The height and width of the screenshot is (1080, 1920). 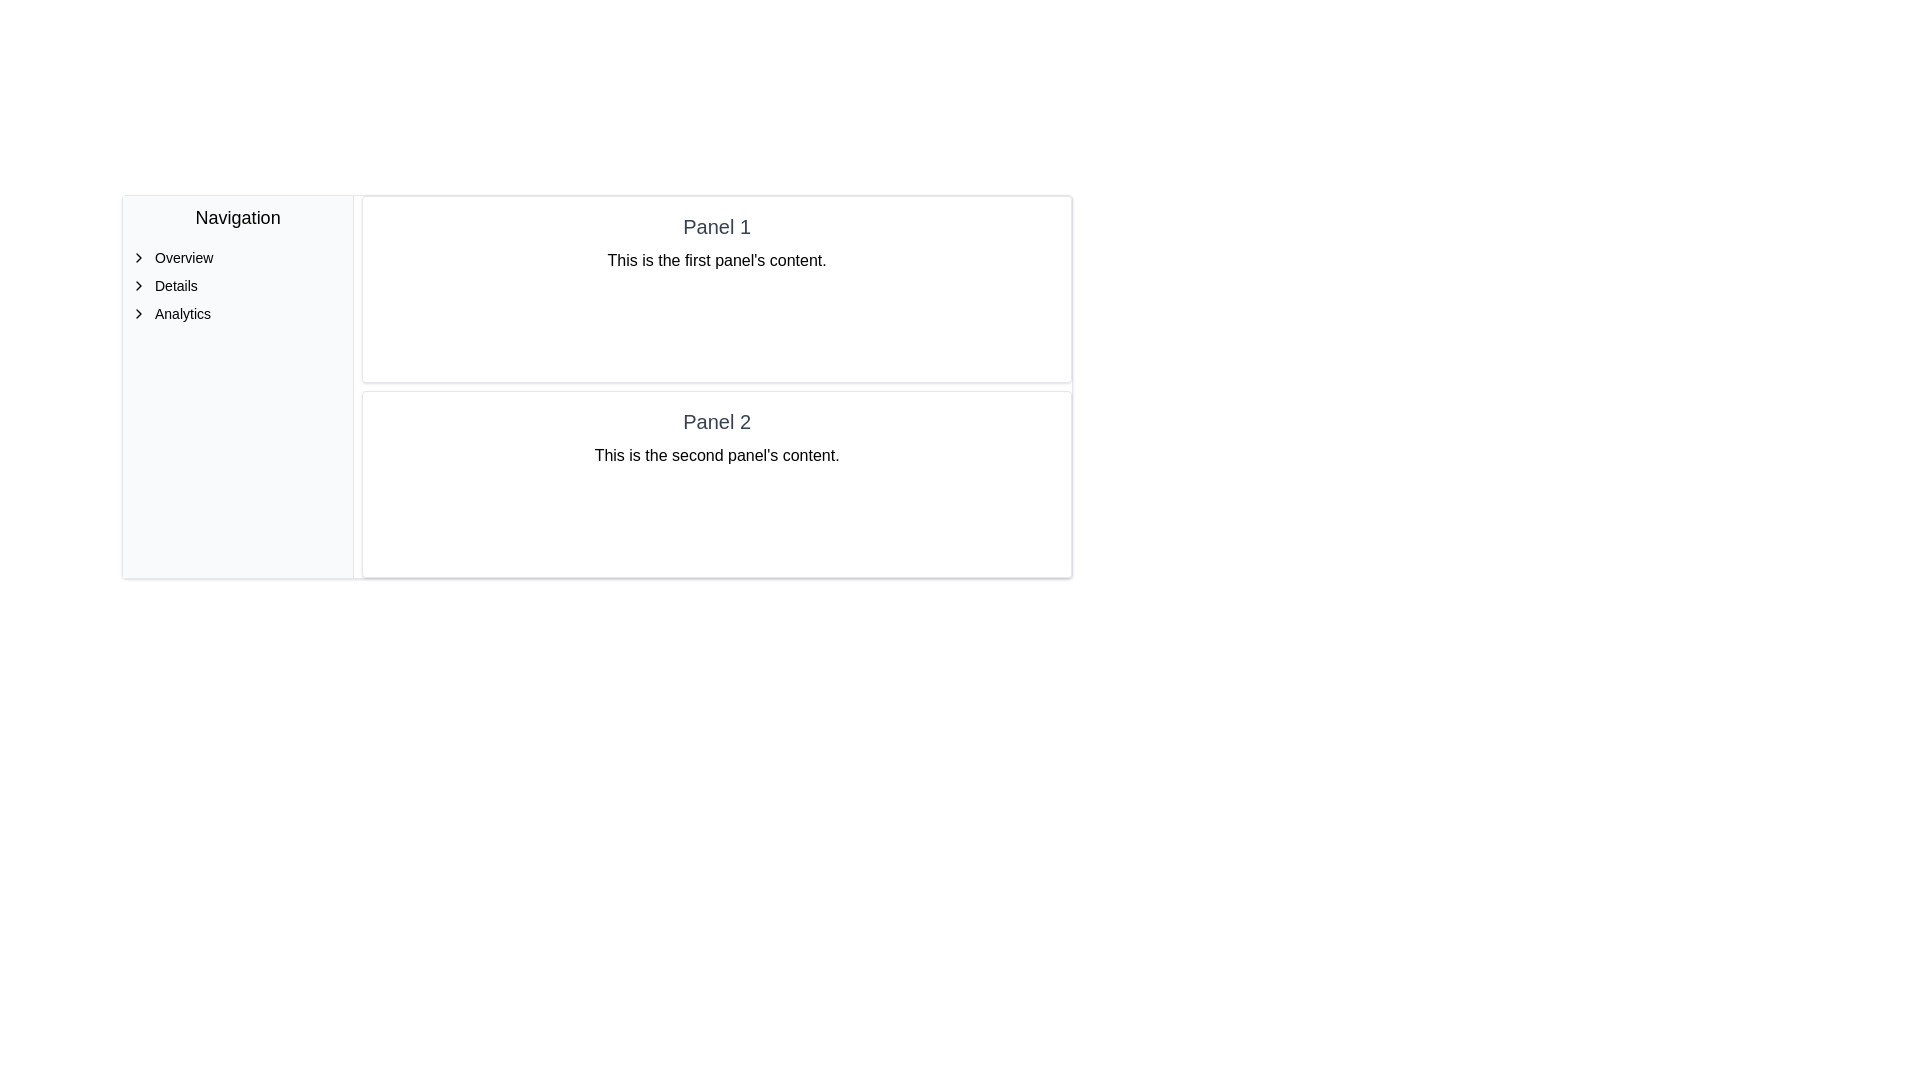 I want to click on the rightward chevron icon located next to the 'Overview' text in the vertical navigation menu, so click(x=138, y=257).